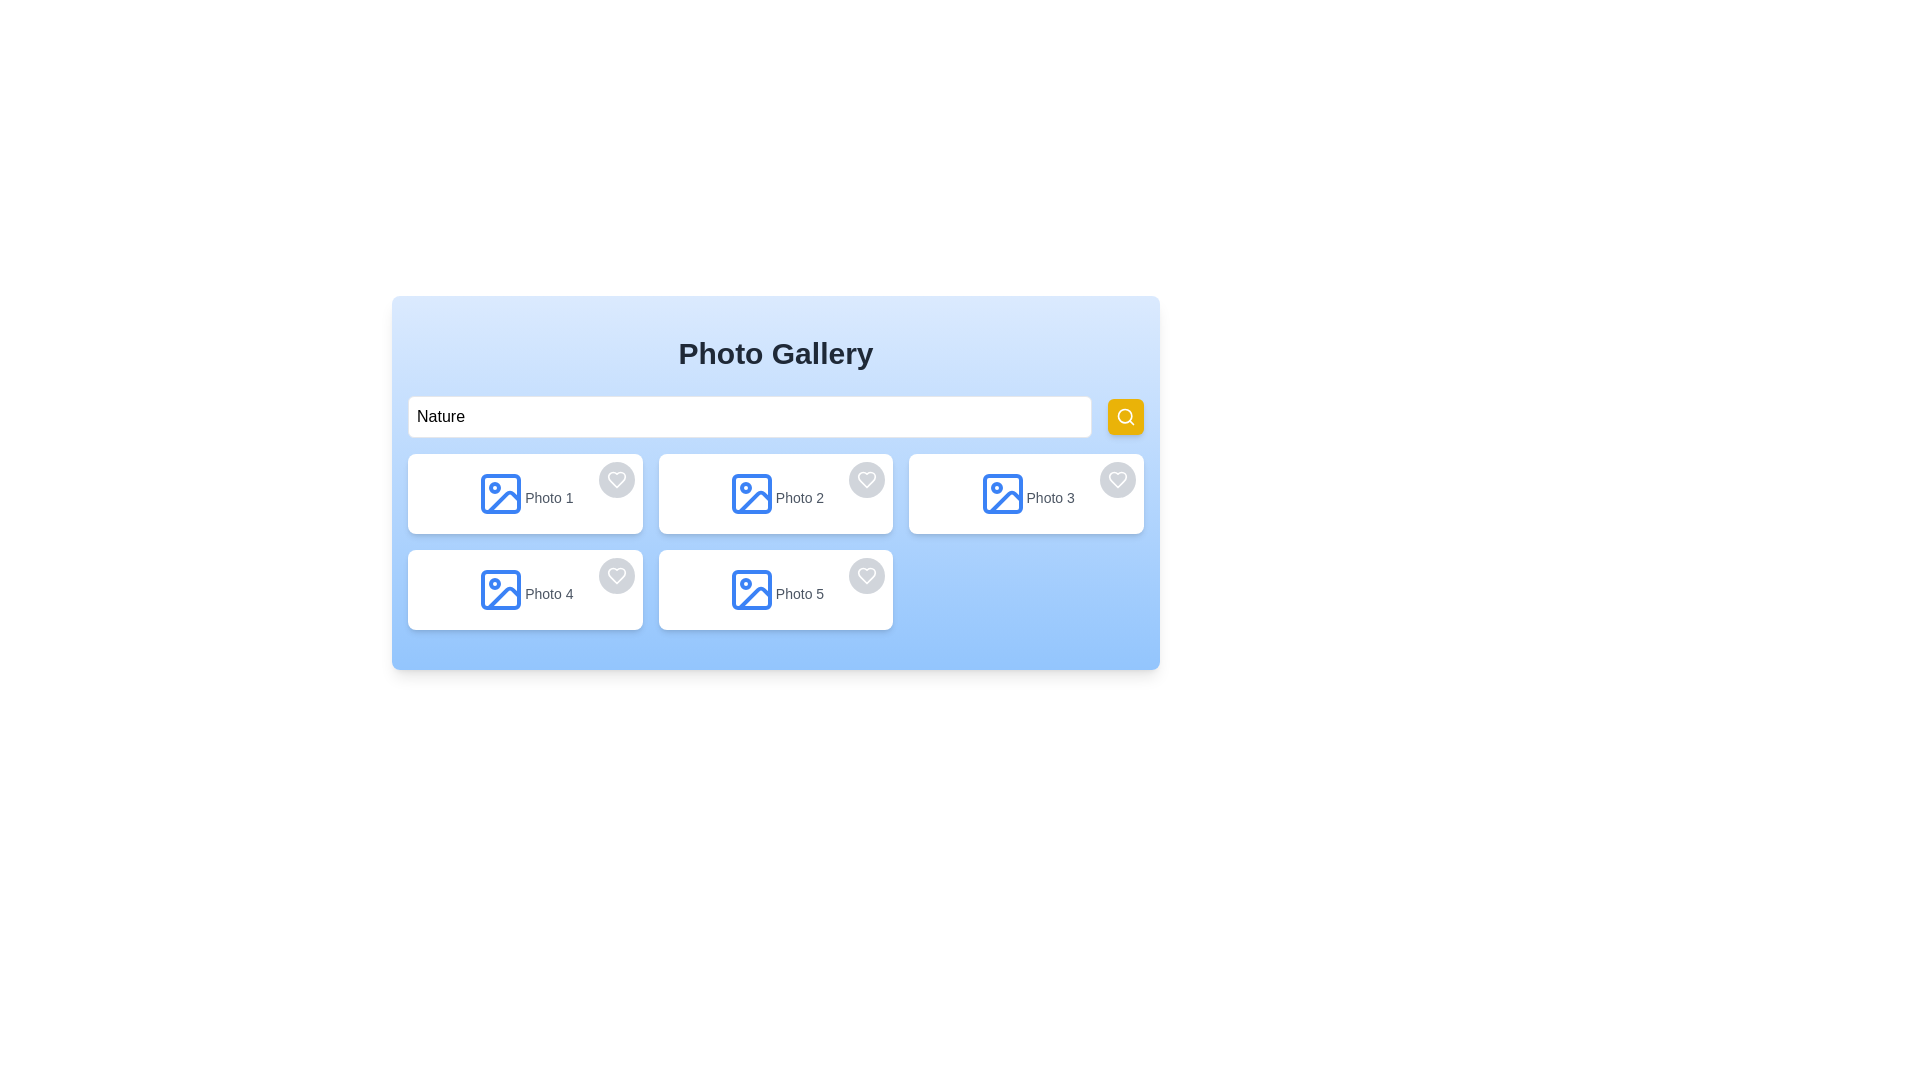 This screenshot has height=1080, width=1920. What do you see at coordinates (867, 479) in the screenshot?
I see `the heart icon button in the top-right corner of the second photo card` at bounding box center [867, 479].